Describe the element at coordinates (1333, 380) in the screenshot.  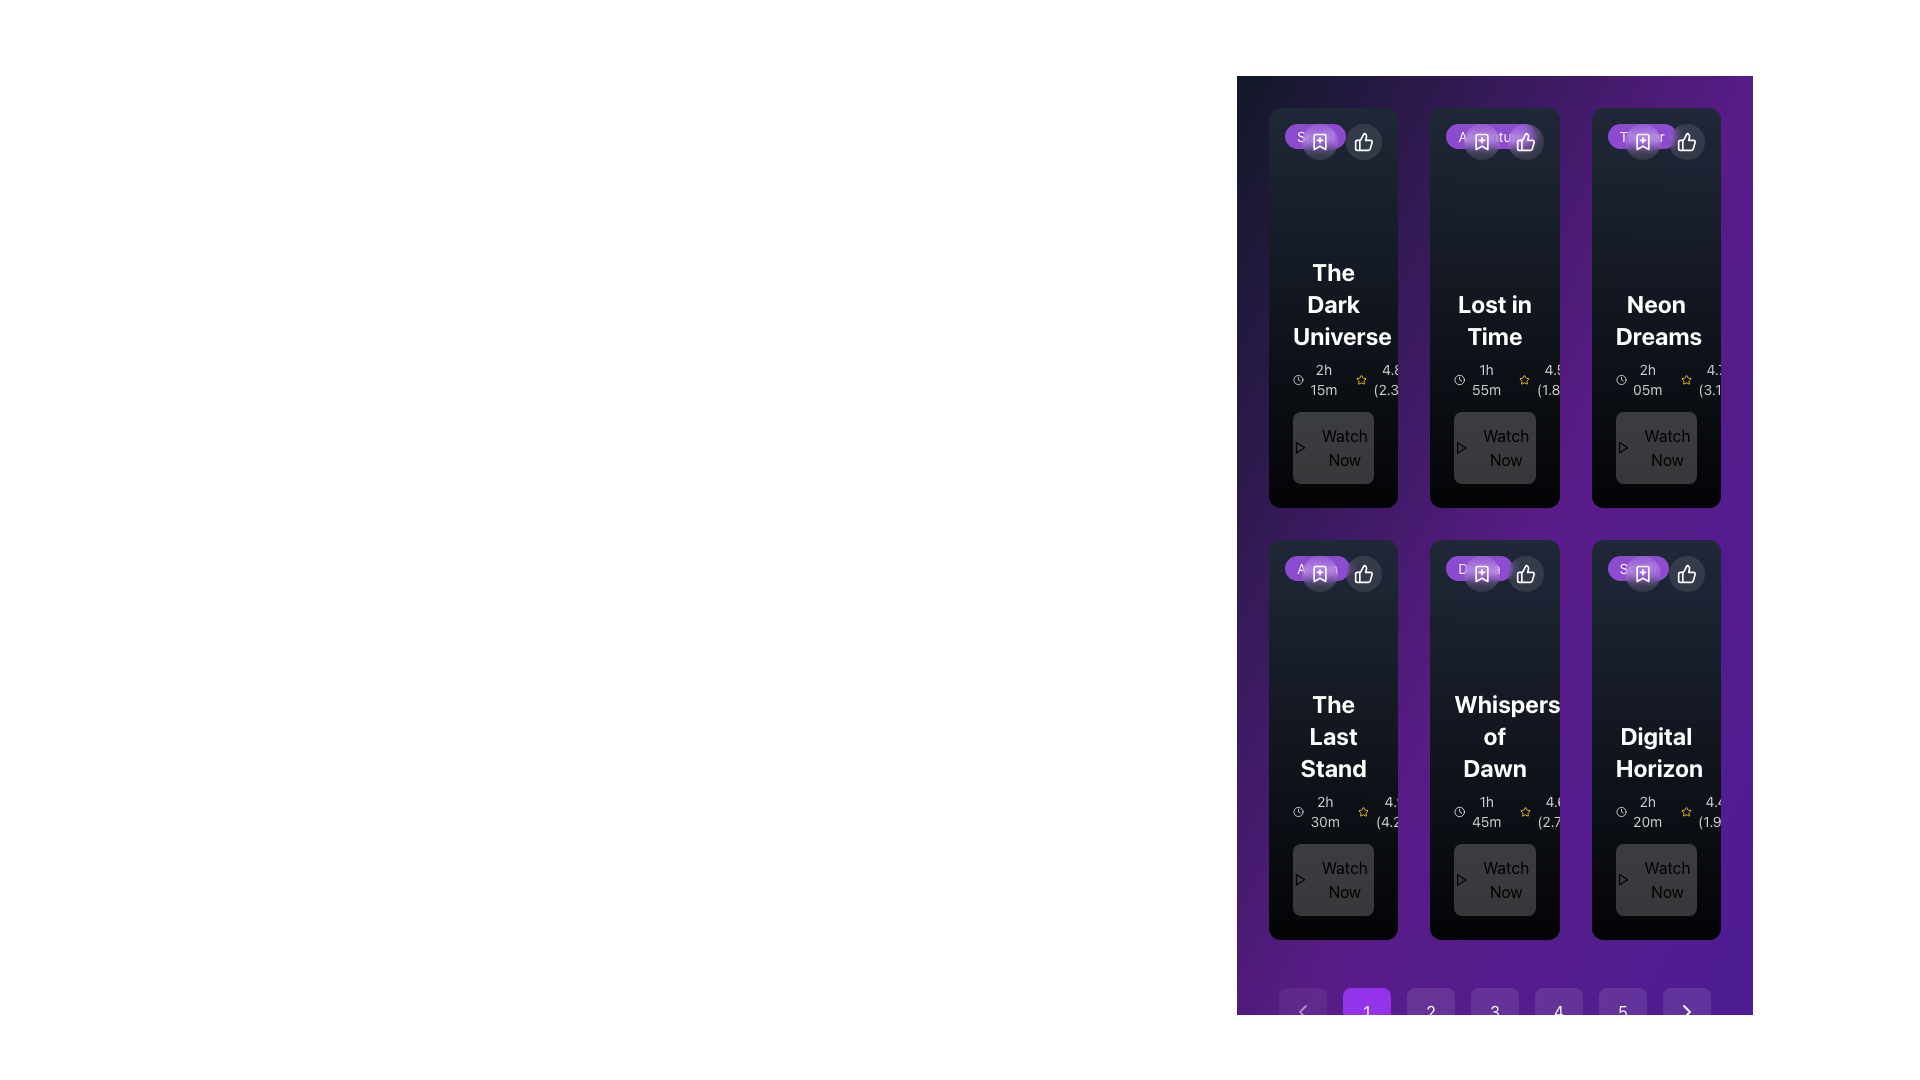
I see `duration and rating information displayed in the 'The Dark Universe' card, specifically located below the title and above the 'Watch Now' button` at that location.